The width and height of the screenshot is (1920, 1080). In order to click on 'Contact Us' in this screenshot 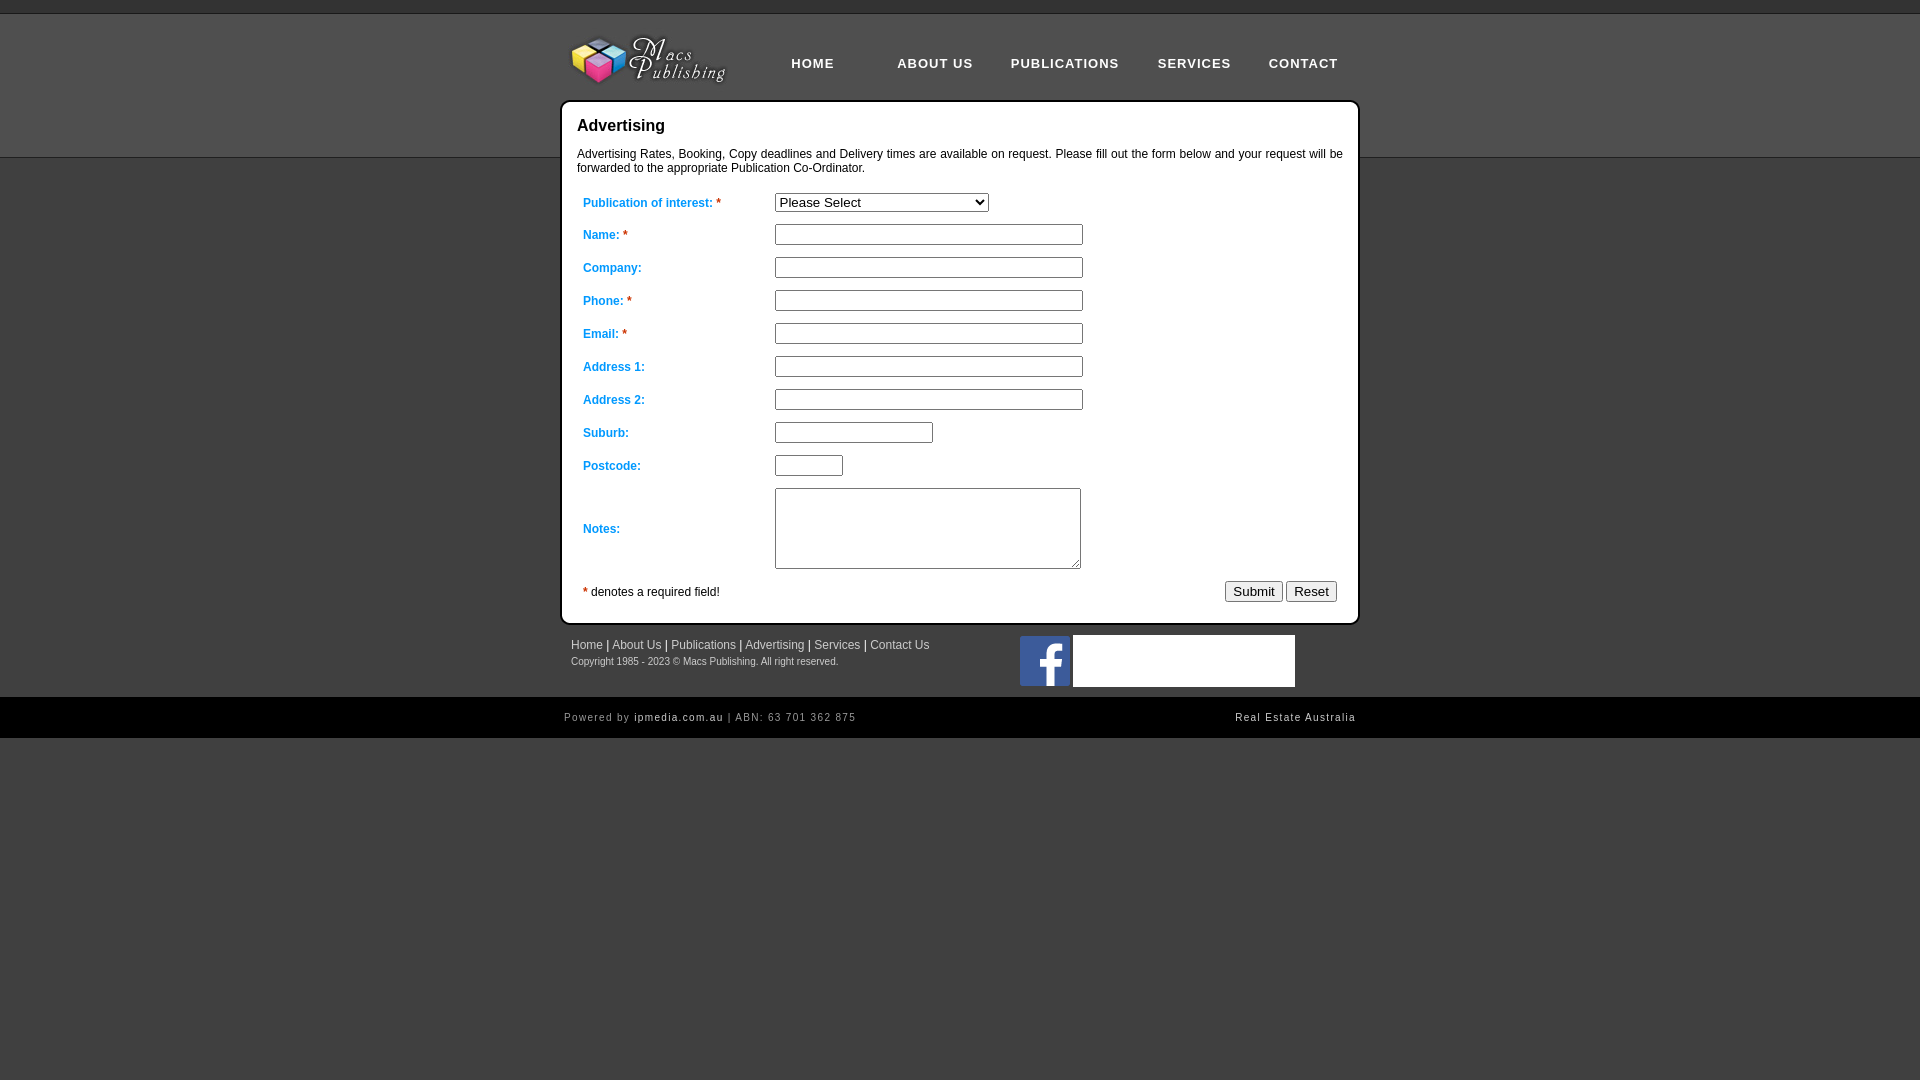, I will do `click(898, 644)`.